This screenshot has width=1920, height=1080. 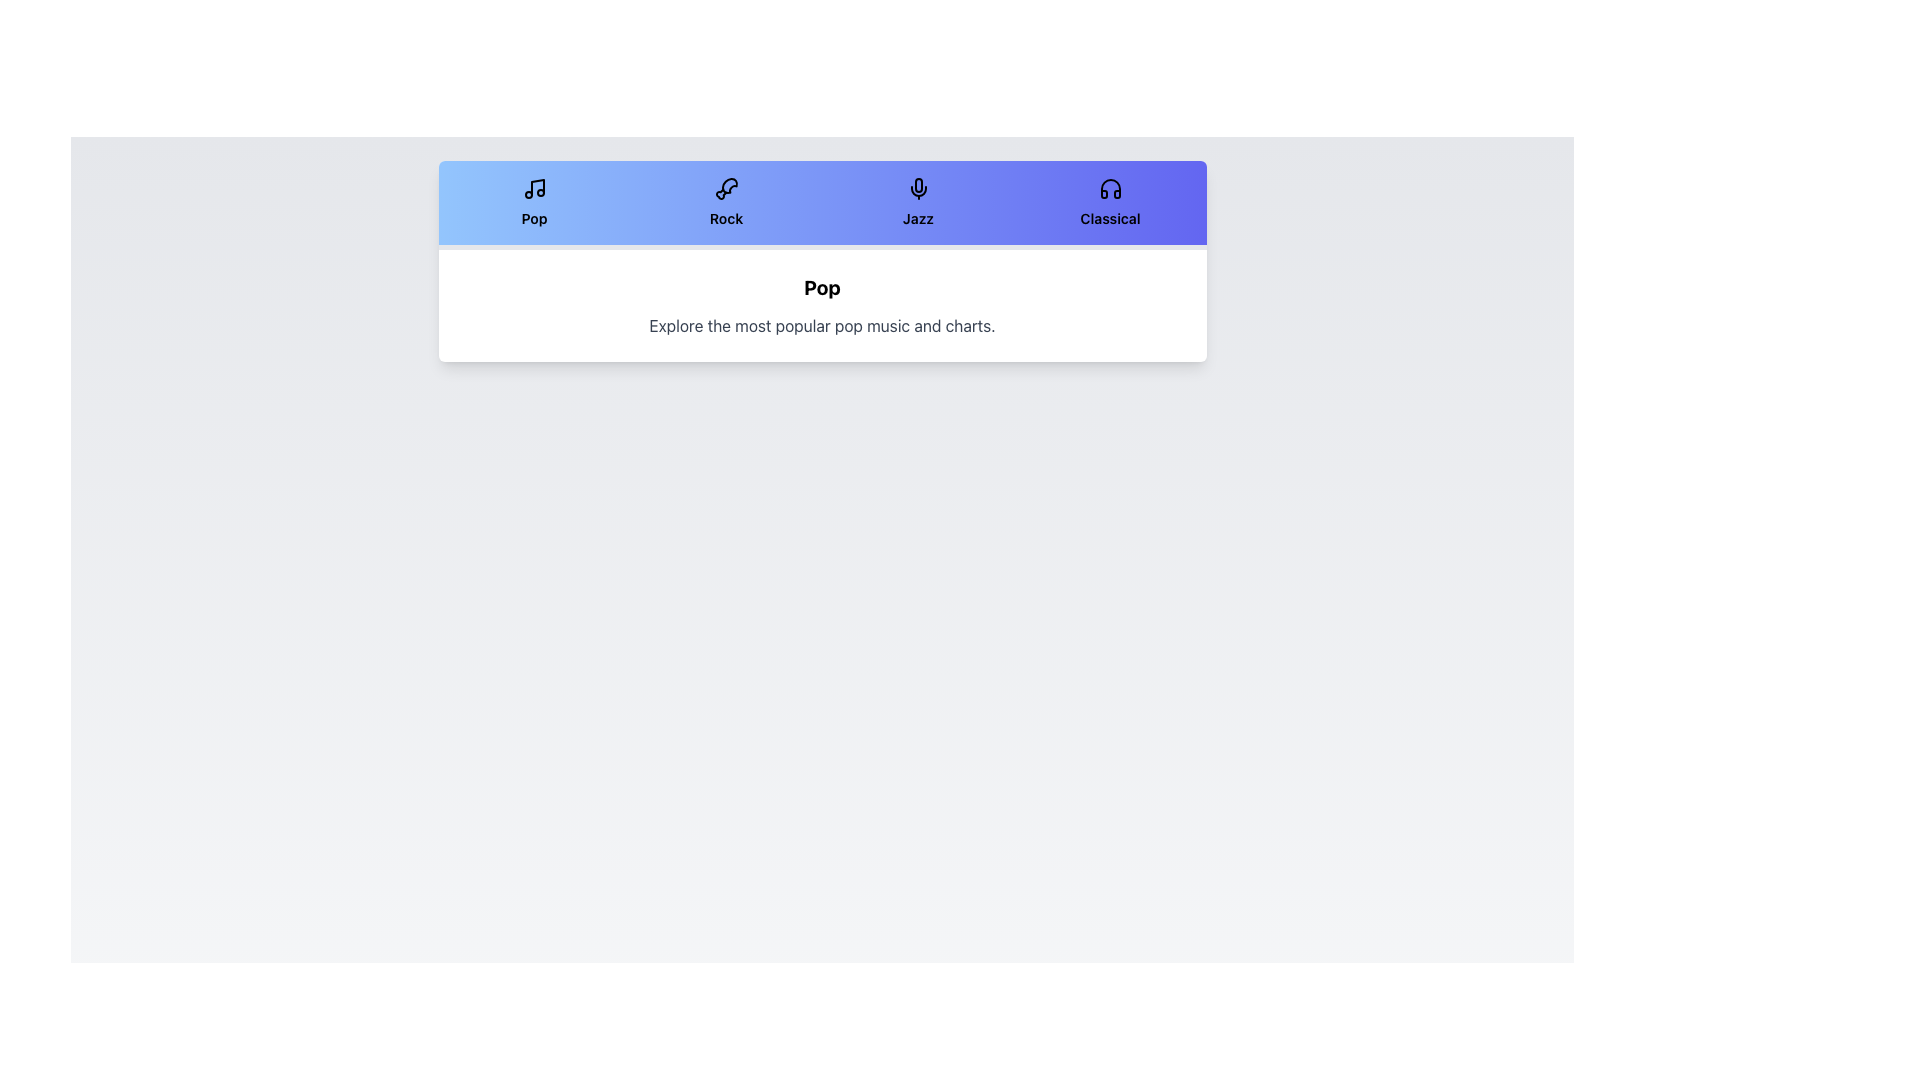 What do you see at coordinates (917, 204) in the screenshot?
I see `the Jazz tab button, which is the third tab in a row of four tabs labeled Pop, Rock, Jazz, and Classical, to change its styling` at bounding box center [917, 204].